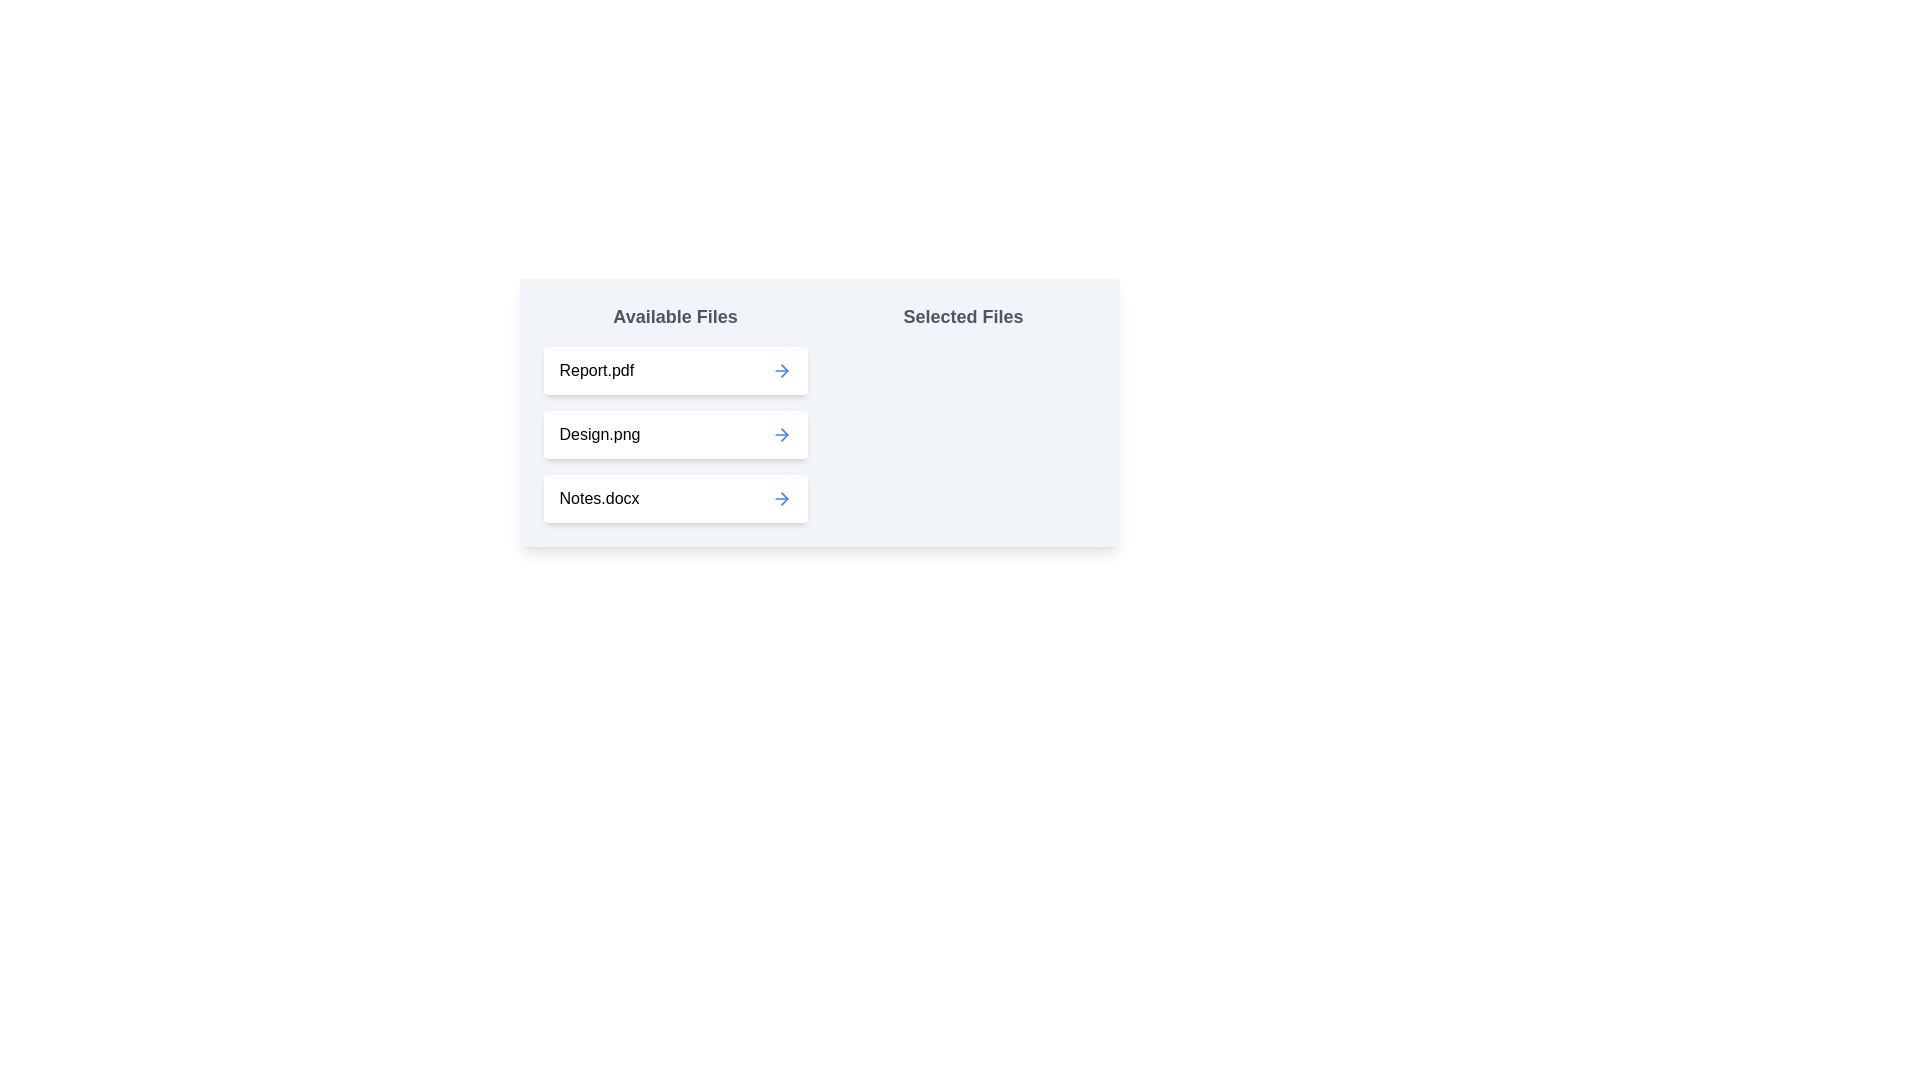 The image size is (1920, 1080). Describe the element at coordinates (599, 434) in the screenshot. I see `the text label for 'Design.png', which is the second item under the 'Available Files' section` at that location.